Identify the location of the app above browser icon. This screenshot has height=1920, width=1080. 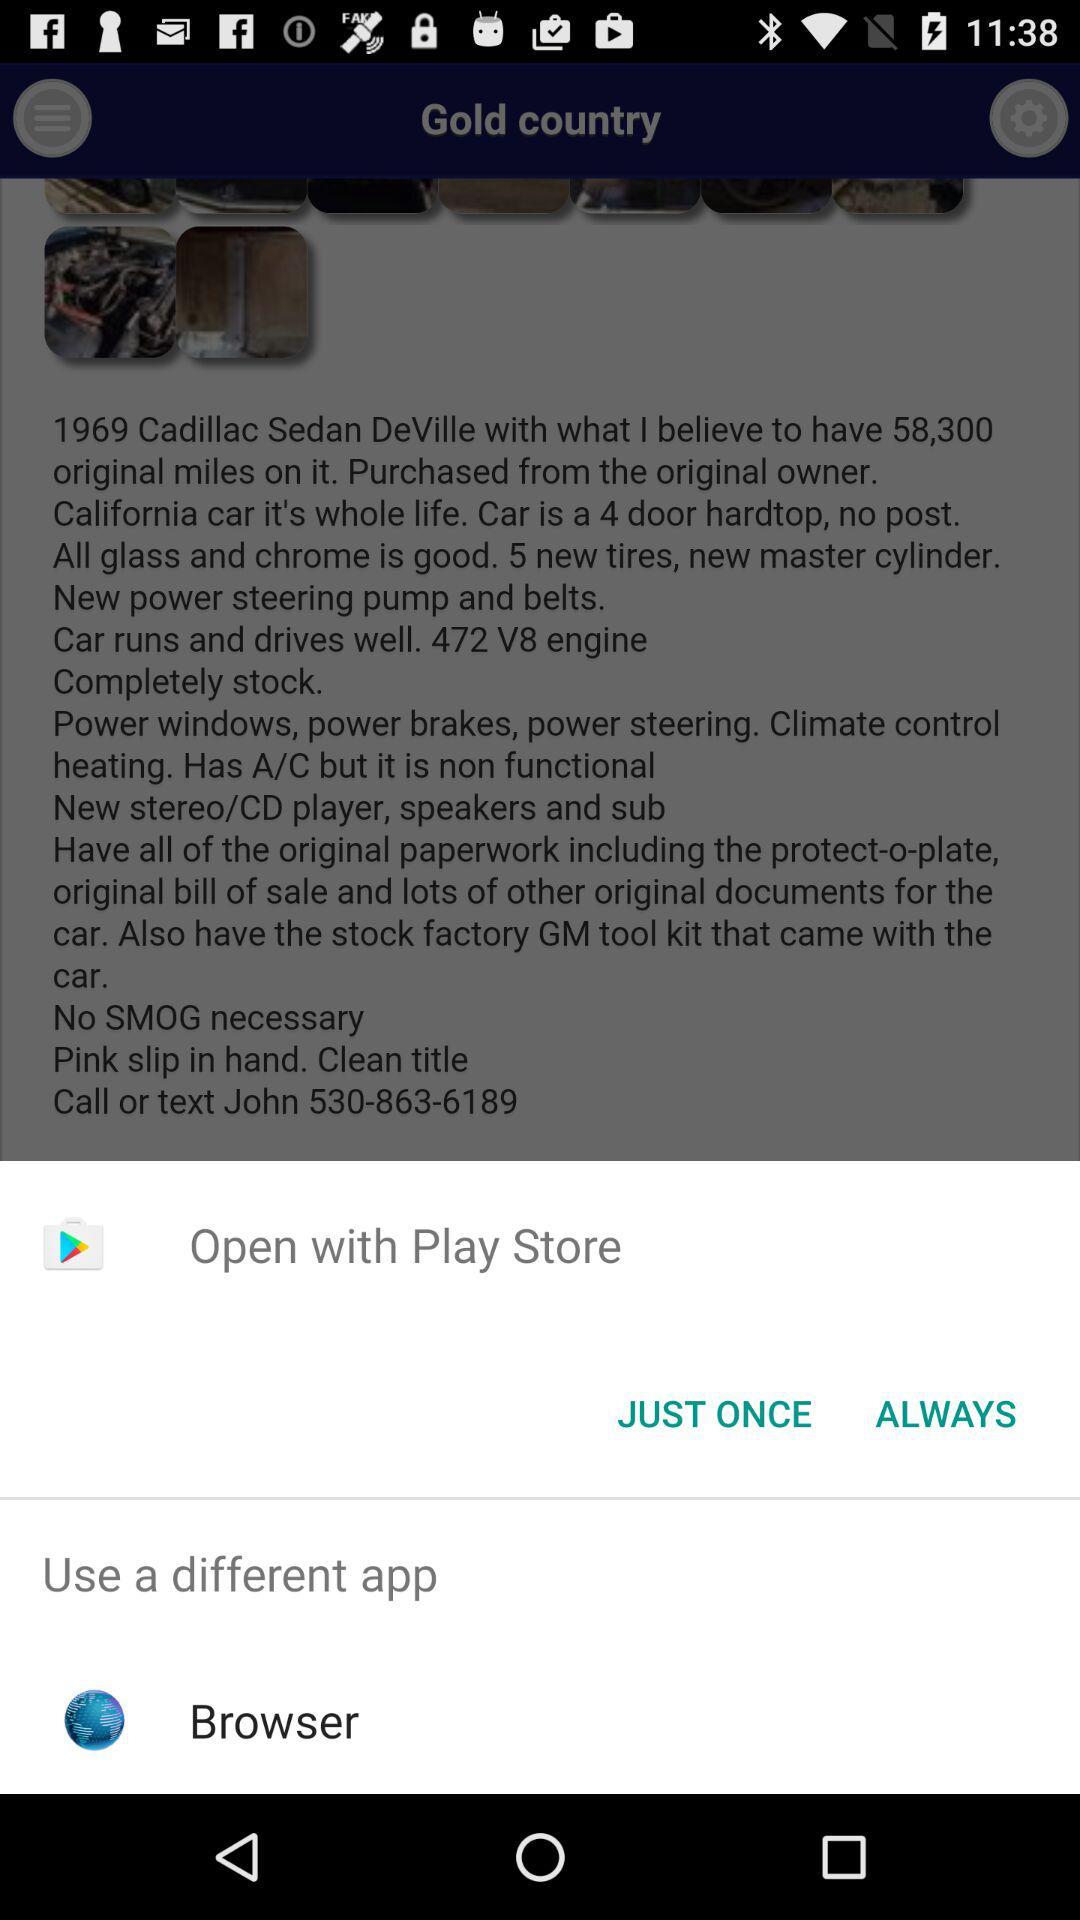
(540, 1572).